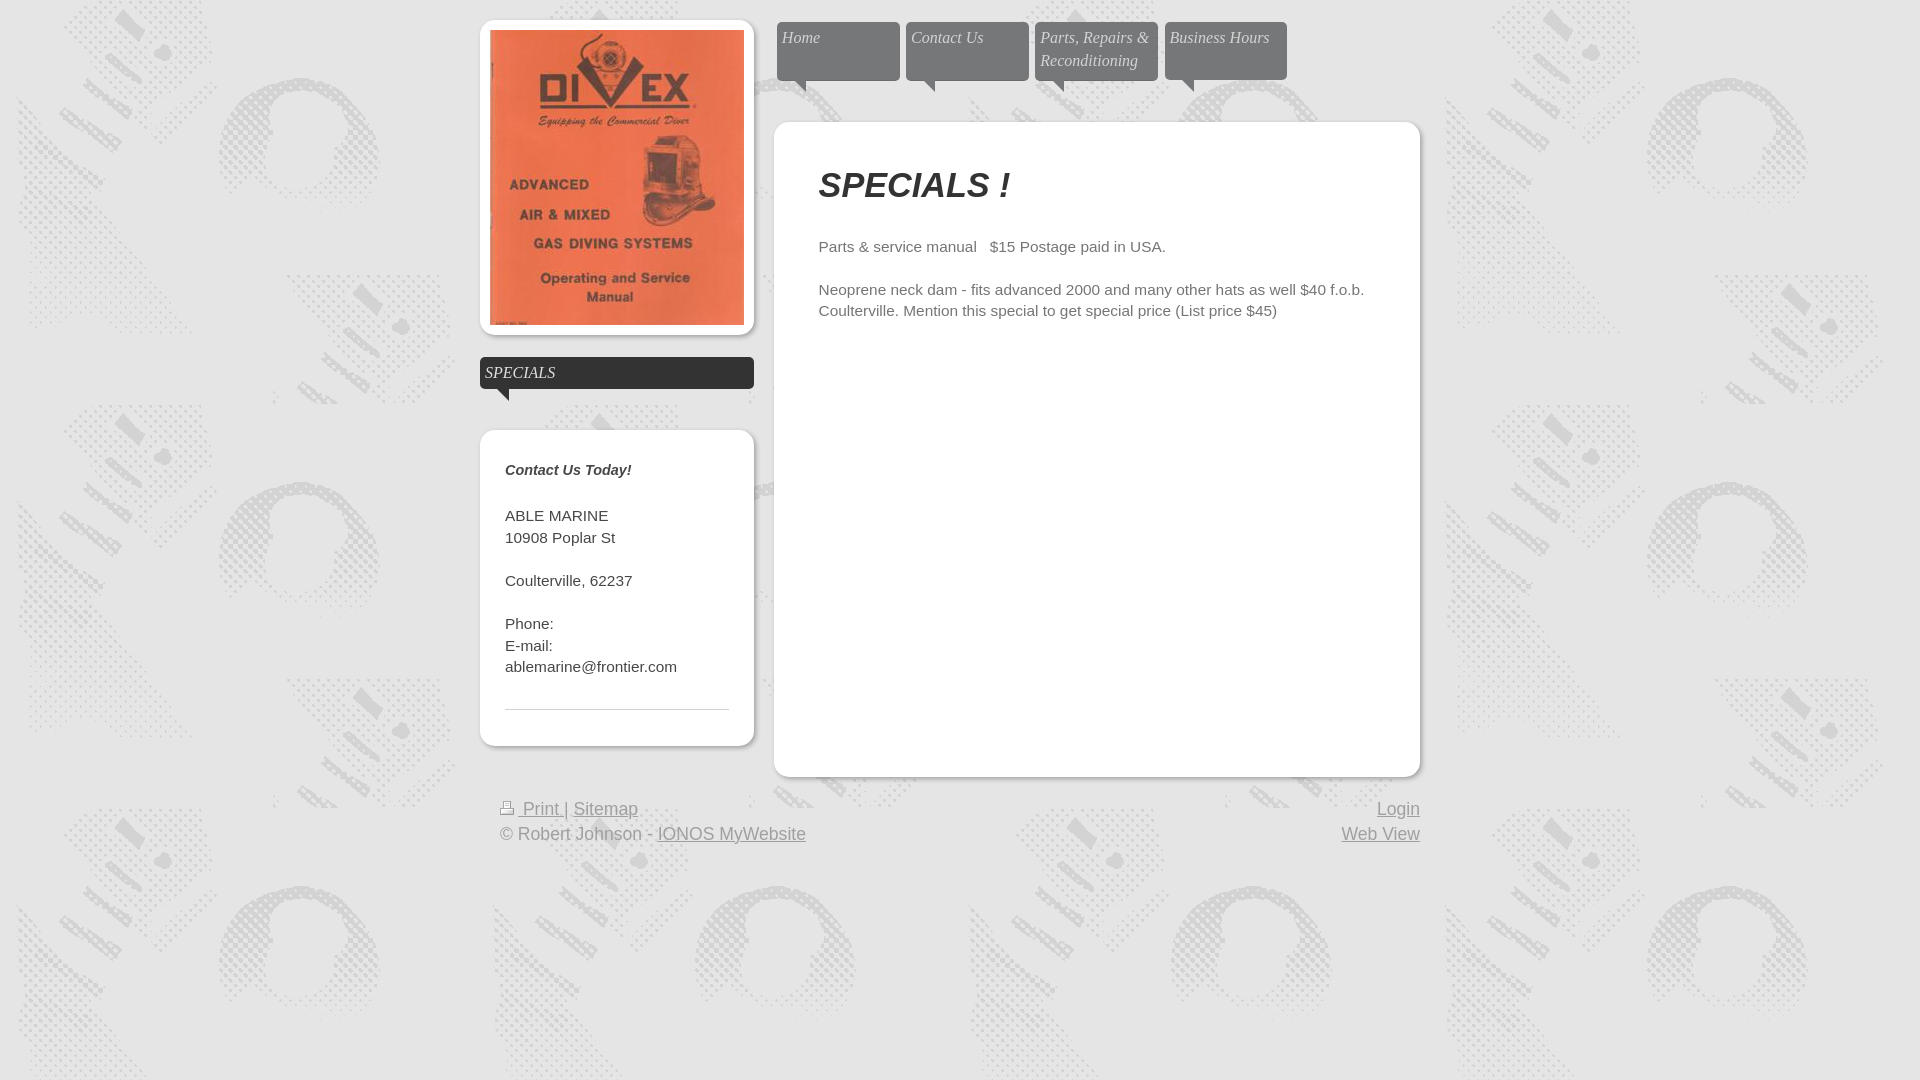  I want to click on 'Print', so click(499, 808).